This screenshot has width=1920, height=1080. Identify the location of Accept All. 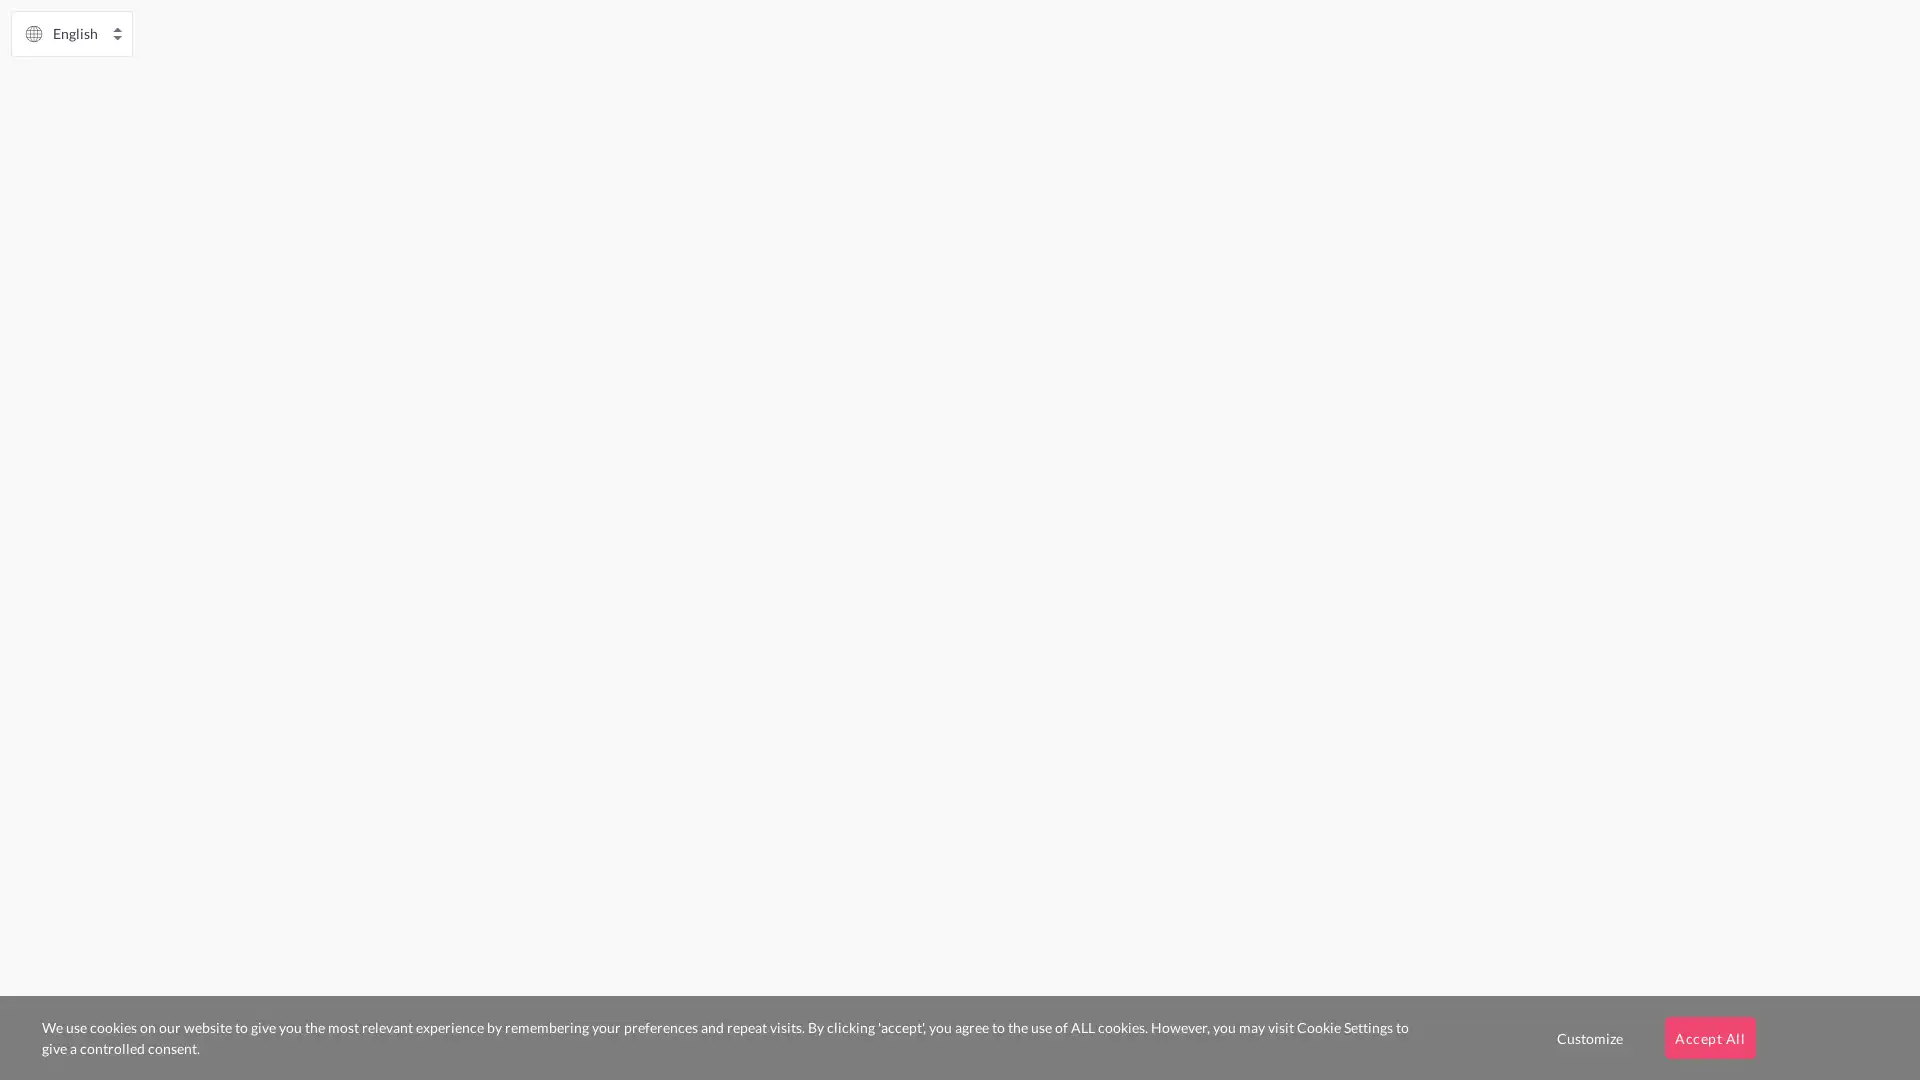
(1708, 1036).